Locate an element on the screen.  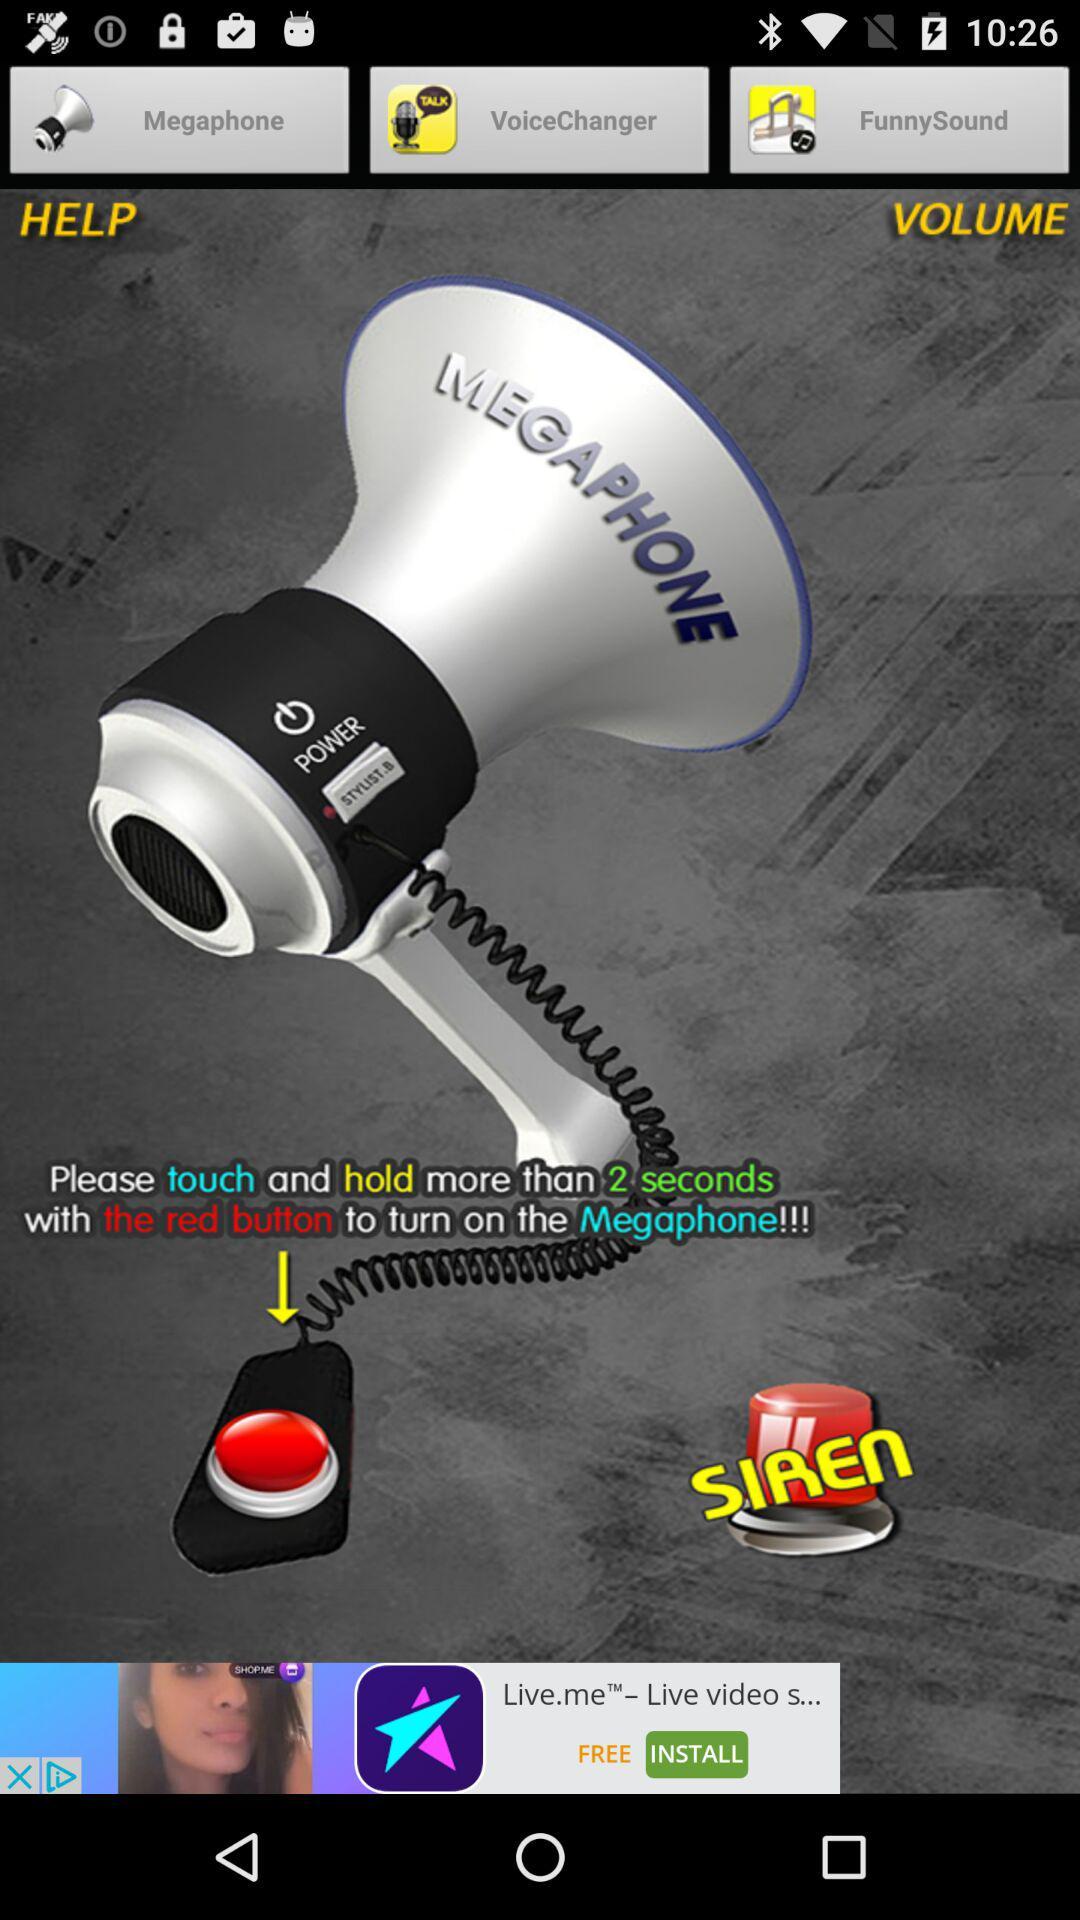
on option is located at coordinates (270, 1461).